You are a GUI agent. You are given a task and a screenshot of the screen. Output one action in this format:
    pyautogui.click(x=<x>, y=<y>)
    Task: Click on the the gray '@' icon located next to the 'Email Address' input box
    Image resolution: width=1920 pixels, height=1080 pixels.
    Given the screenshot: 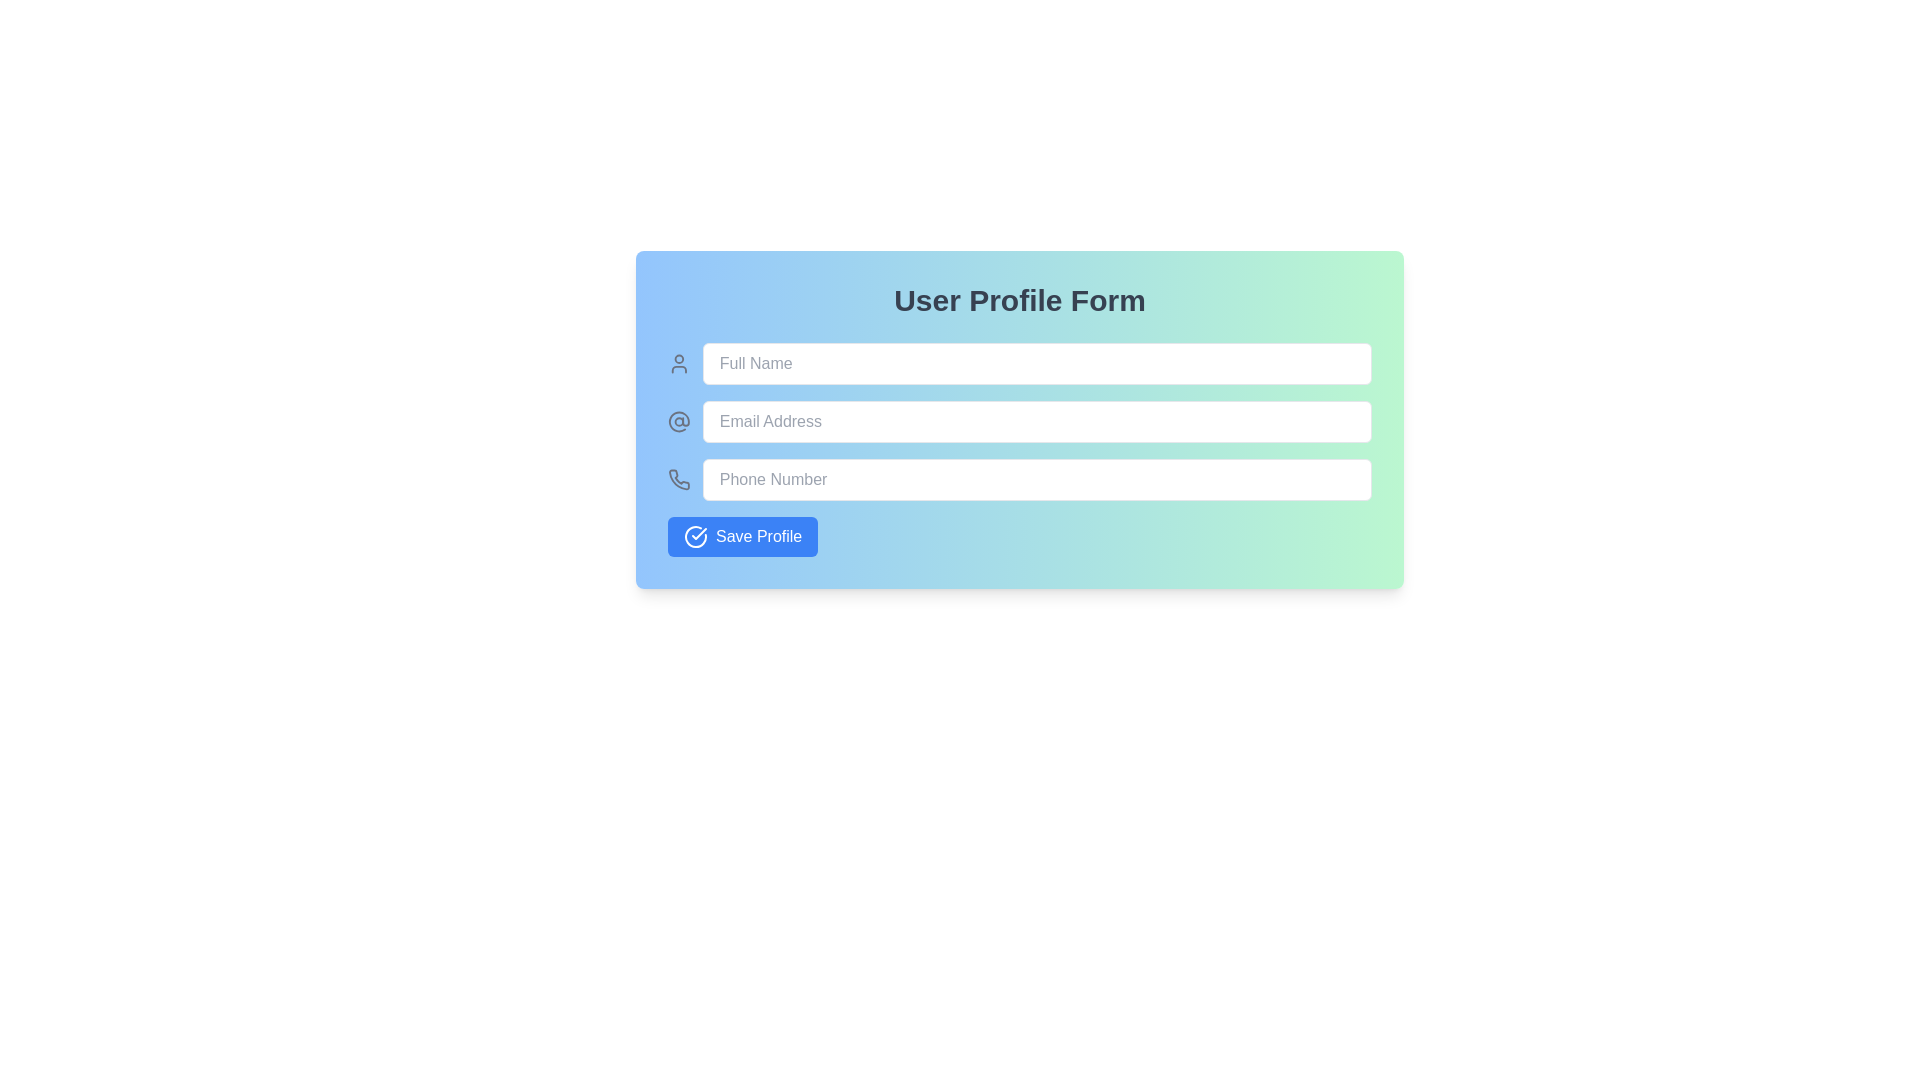 What is the action you would take?
    pyautogui.click(x=679, y=420)
    